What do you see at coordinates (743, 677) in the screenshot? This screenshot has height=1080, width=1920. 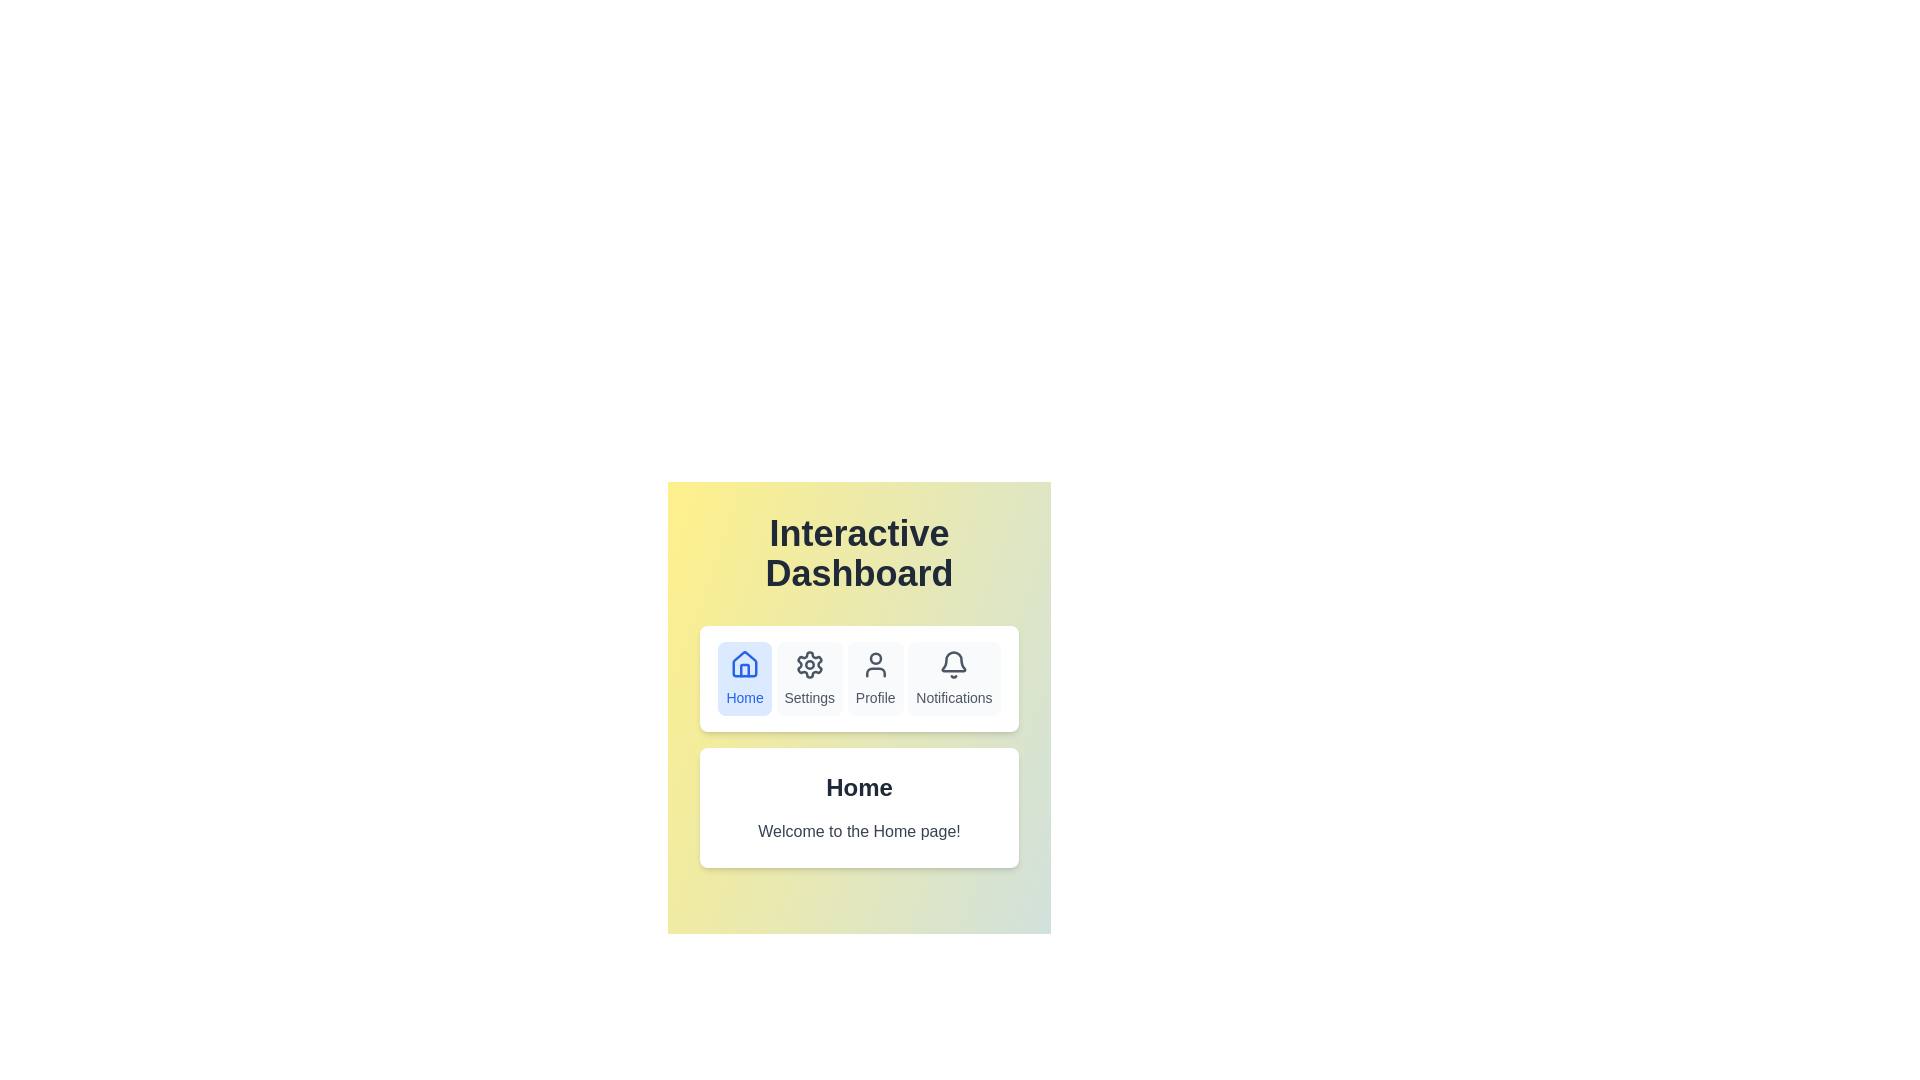 I see `the navigation bar buttons to observe their visual feedback. Specify the button name as Home` at bounding box center [743, 677].